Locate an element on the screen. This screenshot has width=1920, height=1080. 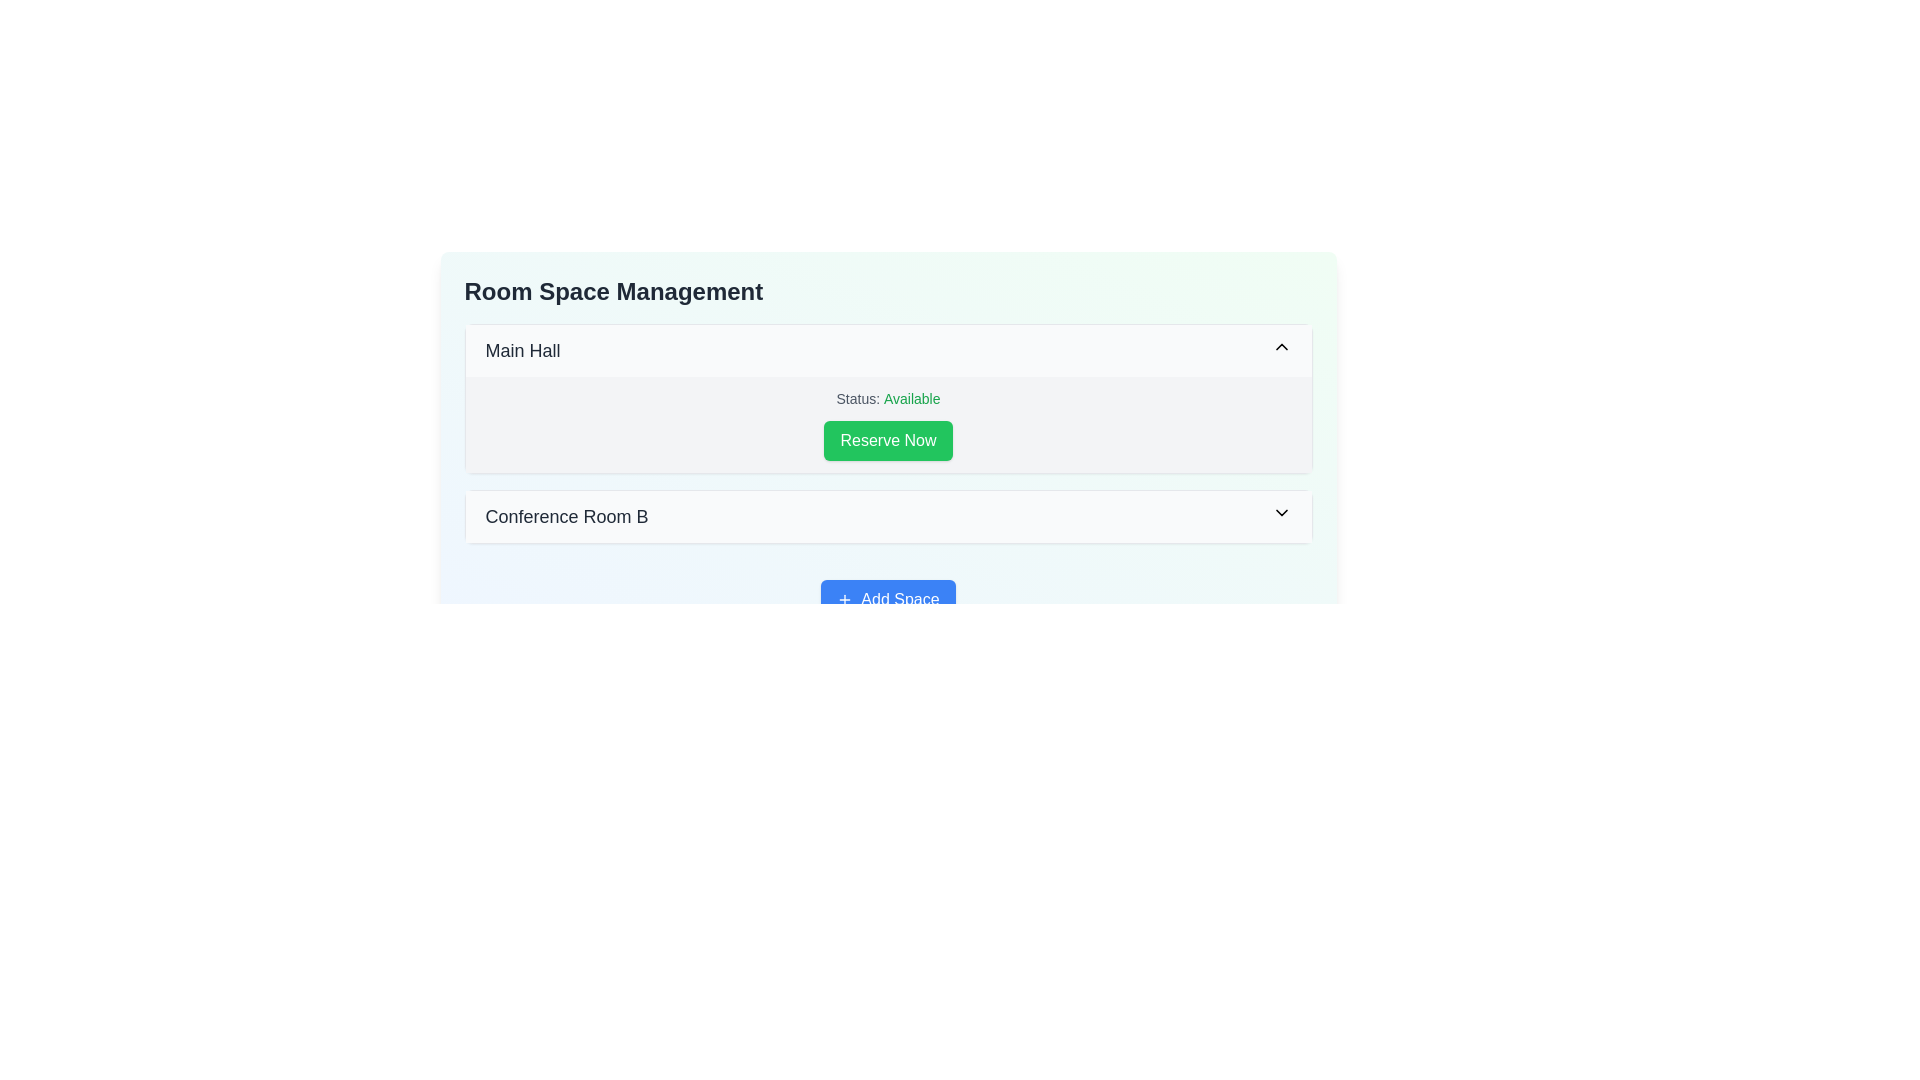
the green button labeled 'Reserve Now' to provide additional visual feedback is located at coordinates (887, 446).